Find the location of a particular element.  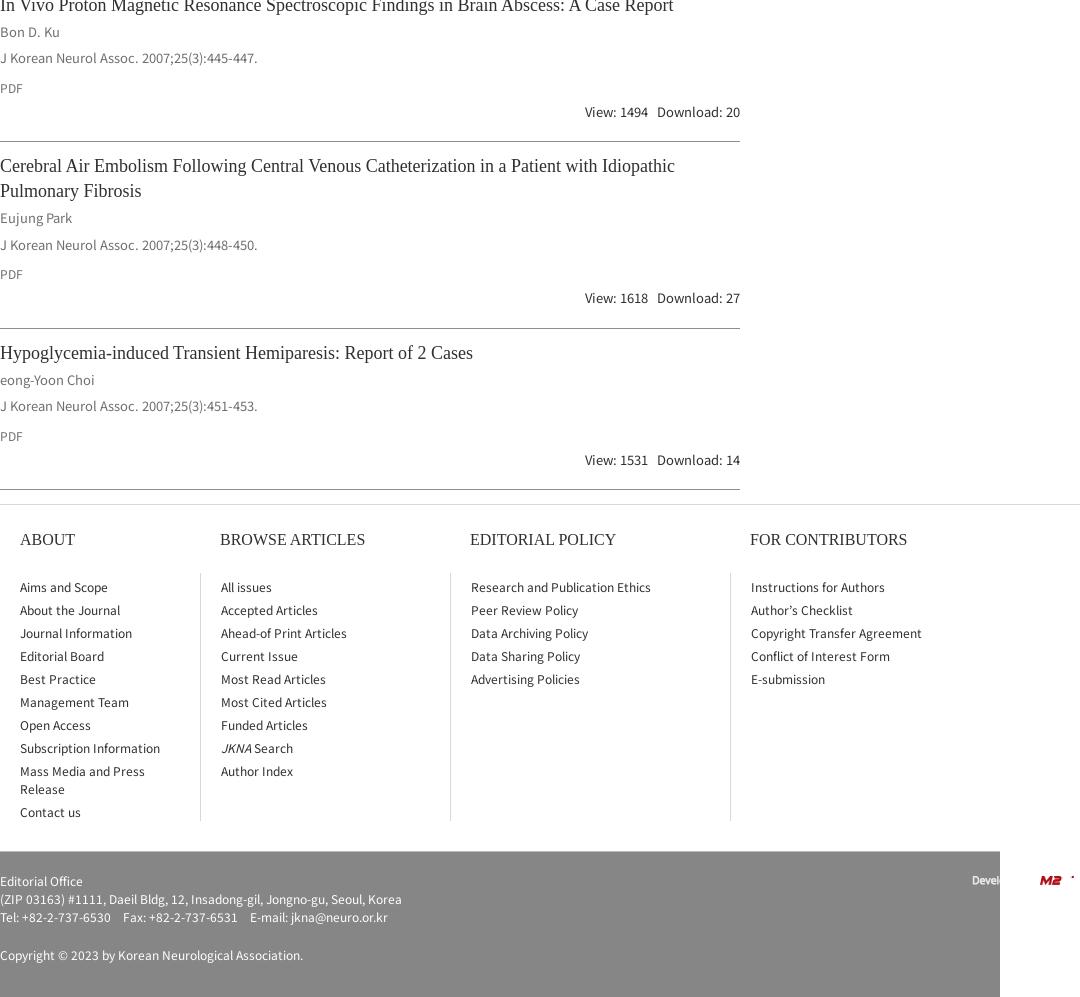

'Accepted Articles' is located at coordinates (268, 608).